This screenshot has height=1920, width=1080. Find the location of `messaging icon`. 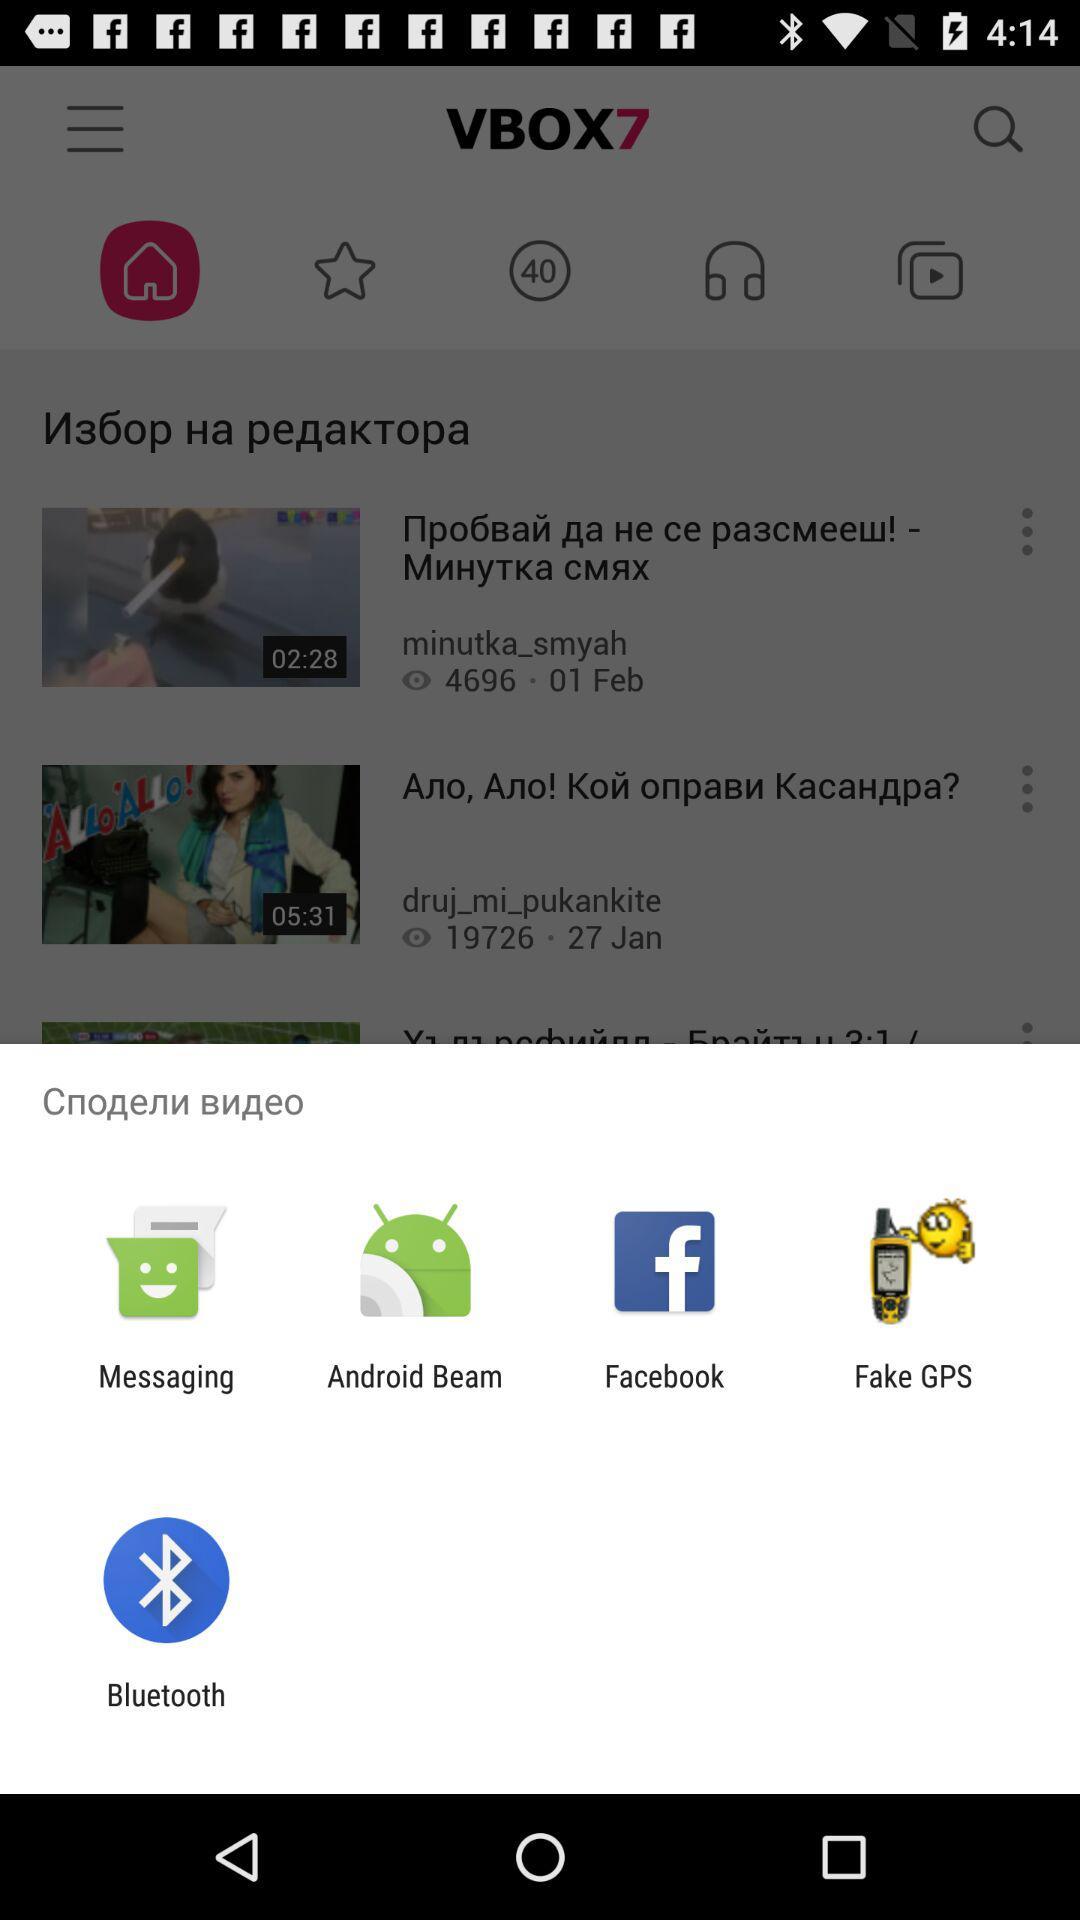

messaging icon is located at coordinates (165, 1392).